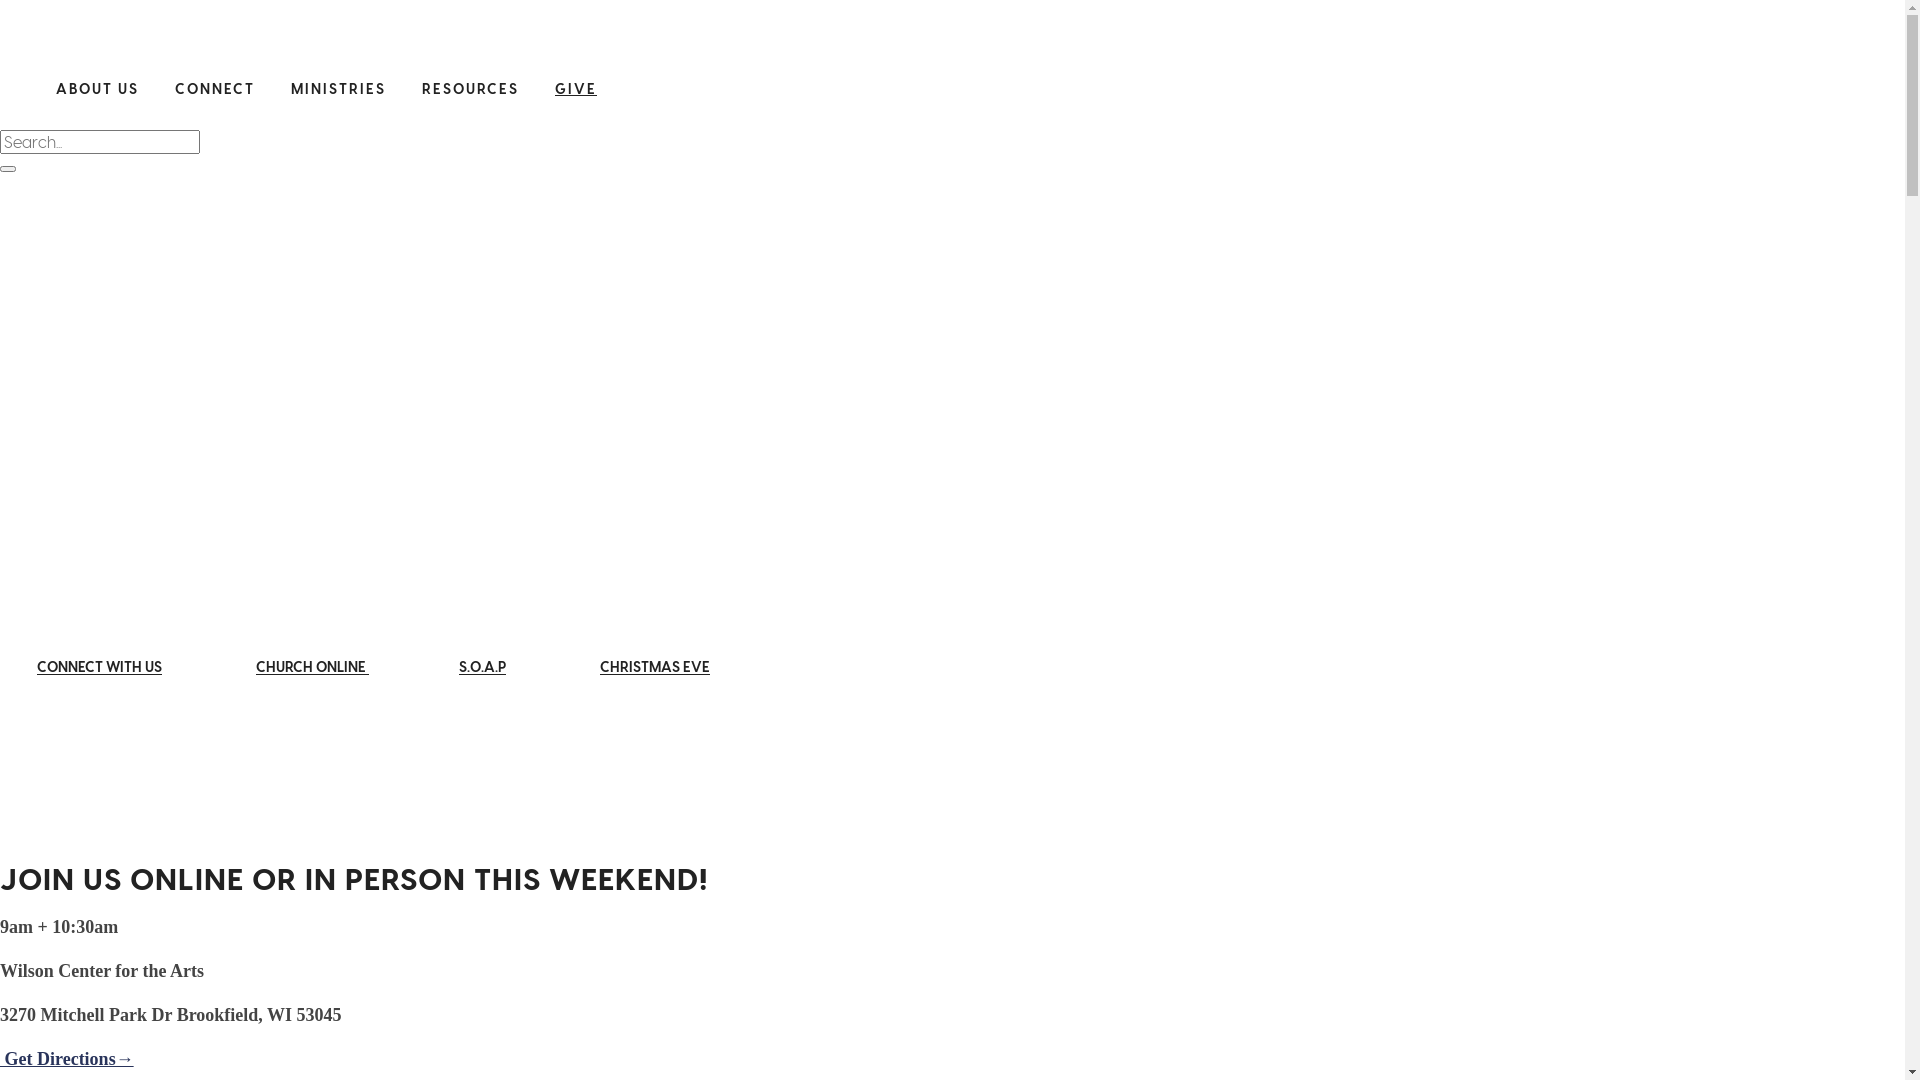 Image resolution: width=1920 pixels, height=1080 pixels. Describe the element at coordinates (174, 87) in the screenshot. I see `'CONNECT'` at that location.